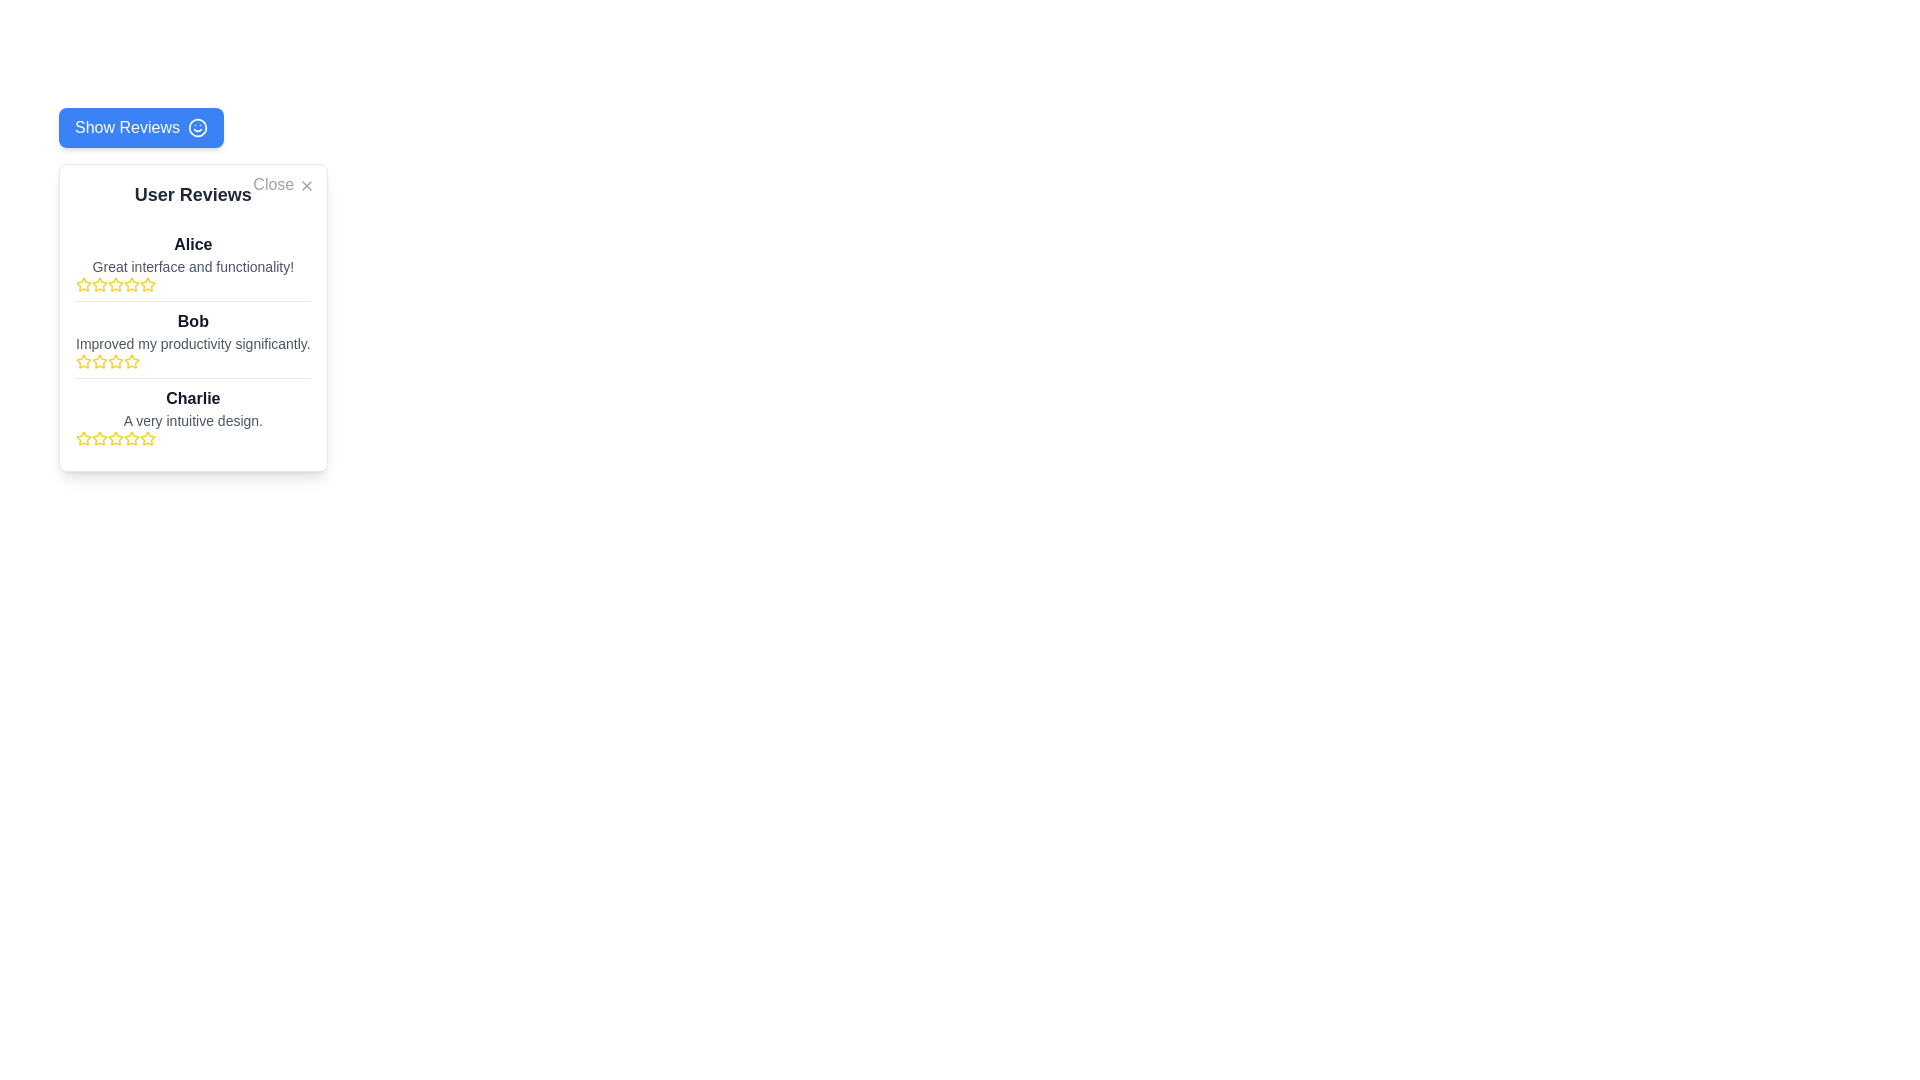 The width and height of the screenshot is (1920, 1080). I want to click on the leftmost yellow star in the rating row beneath the review titled 'Alice', so click(81, 284).